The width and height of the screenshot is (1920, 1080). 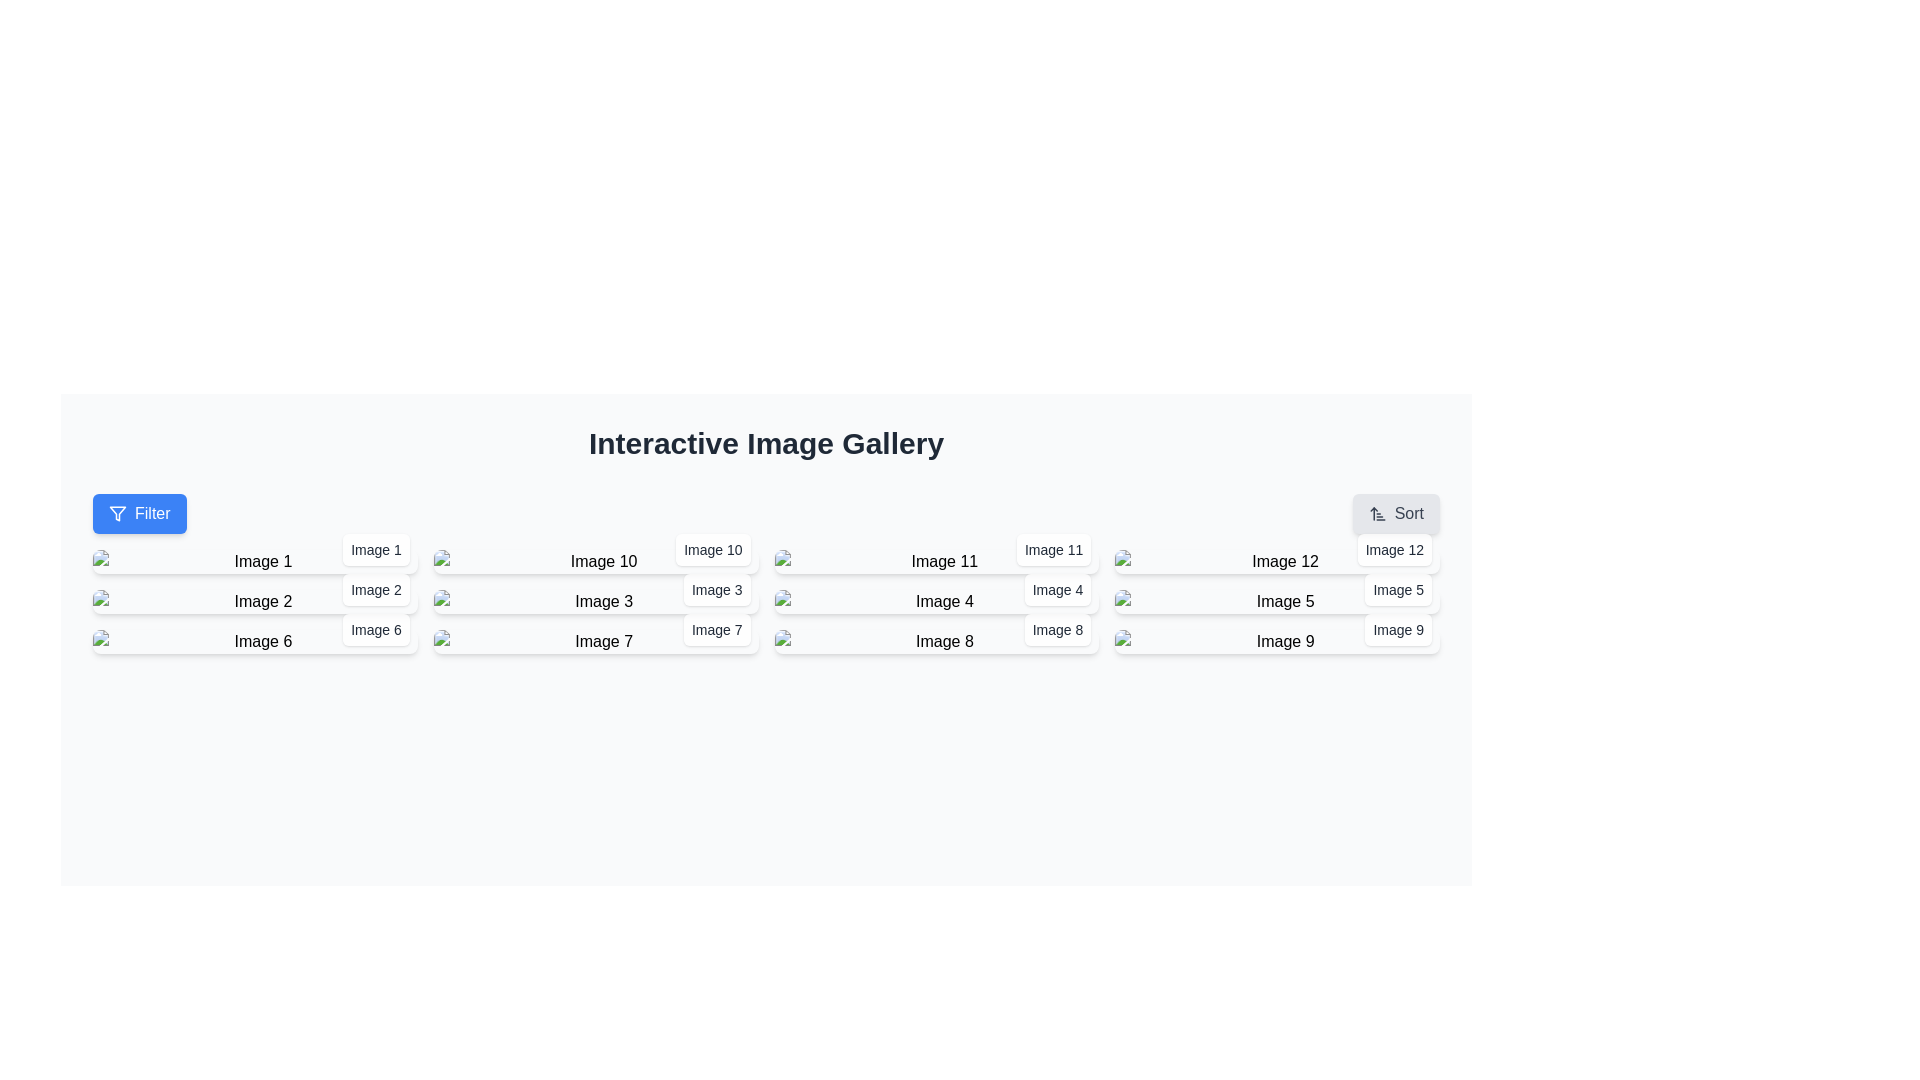 I want to click on the badge-like label displaying the text 'Image 10' for accessibility by moving the cursor to its center point, so click(x=713, y=550).